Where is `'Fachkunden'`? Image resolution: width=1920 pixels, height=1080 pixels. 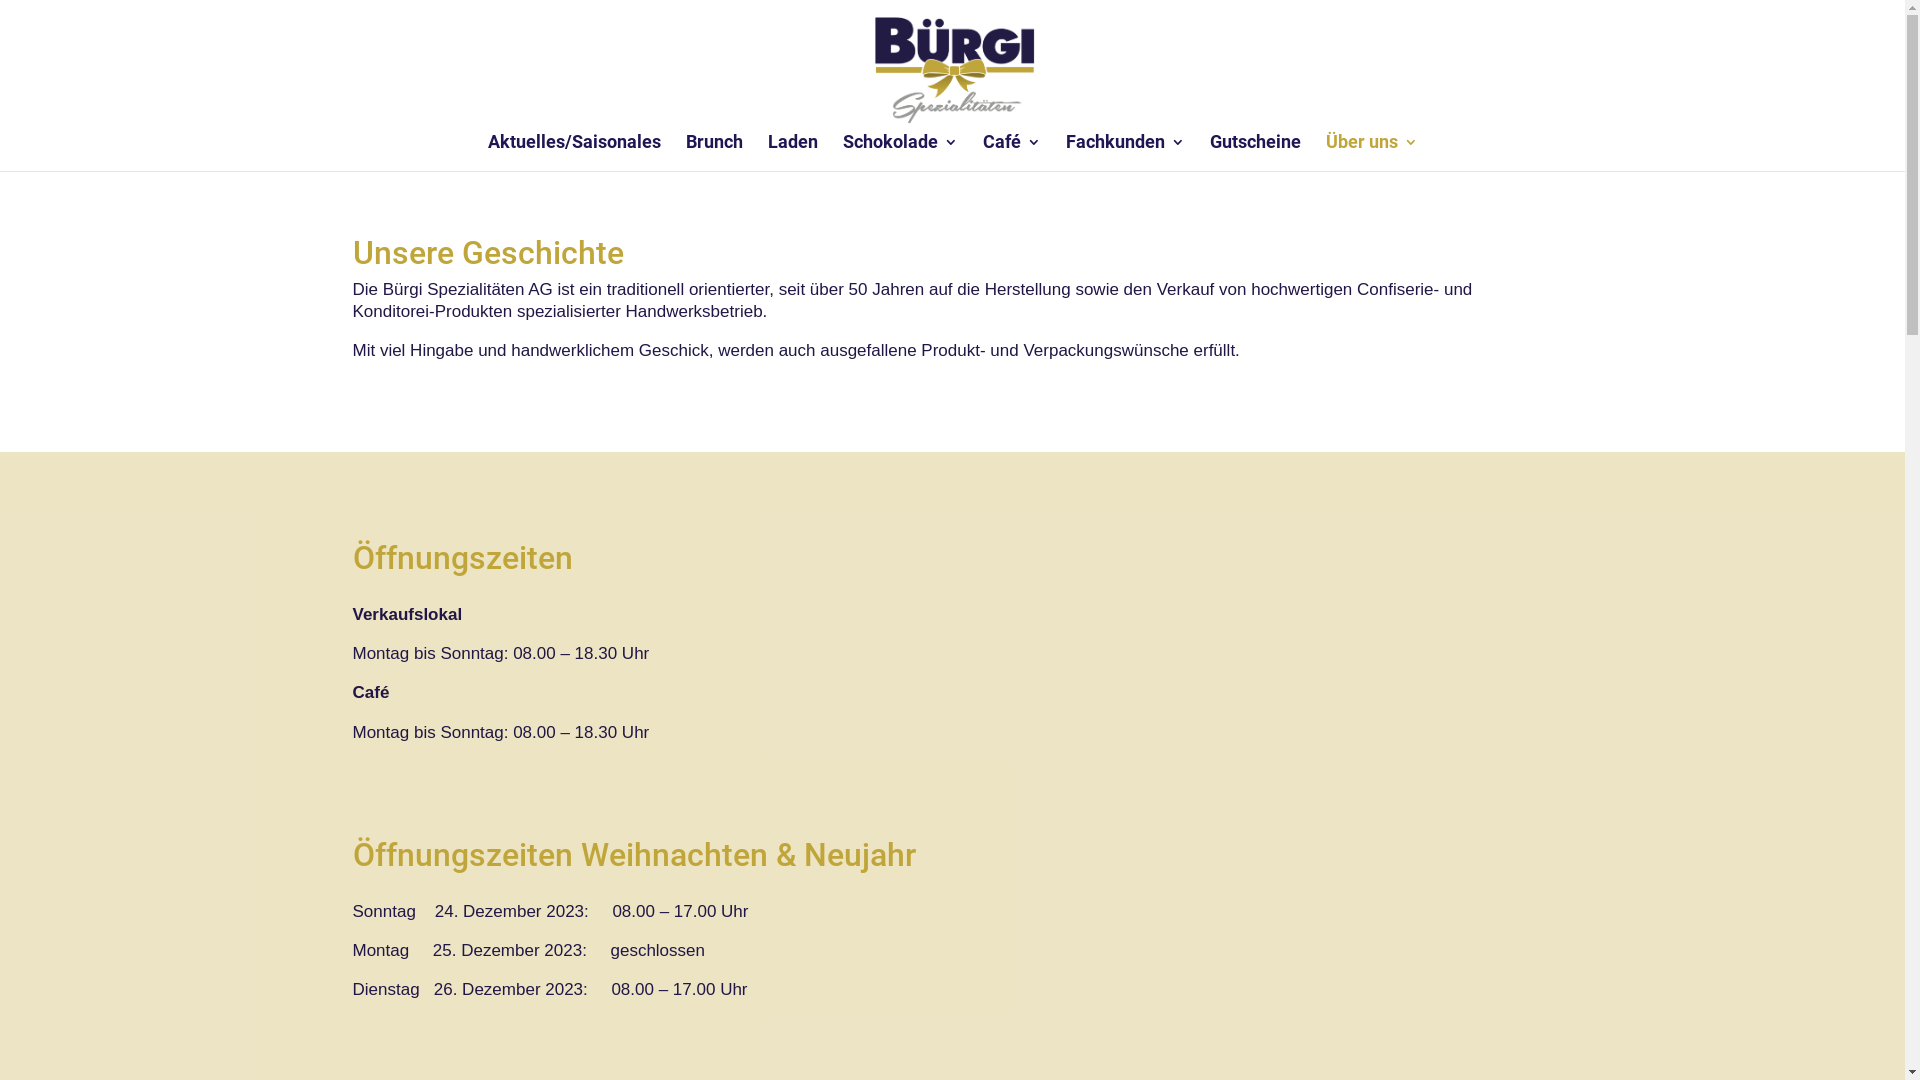 'Fachkunden' is located at coordinates (1125, 152).